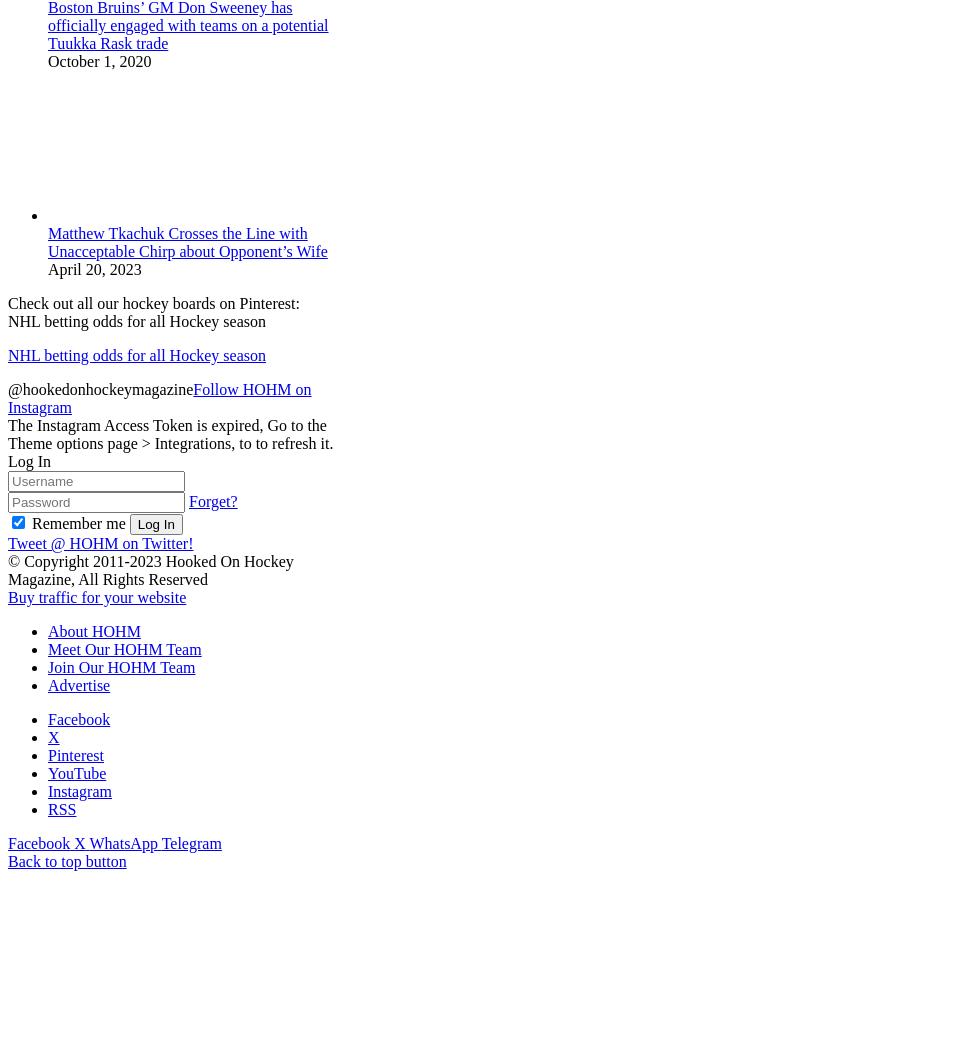 Image resolution: width=978 pixels, height=1056 pixels. What do you see at coordinates (43, 1036) in the screenshot?
I see `'Search for:'` at bounding box center [43, 1036].